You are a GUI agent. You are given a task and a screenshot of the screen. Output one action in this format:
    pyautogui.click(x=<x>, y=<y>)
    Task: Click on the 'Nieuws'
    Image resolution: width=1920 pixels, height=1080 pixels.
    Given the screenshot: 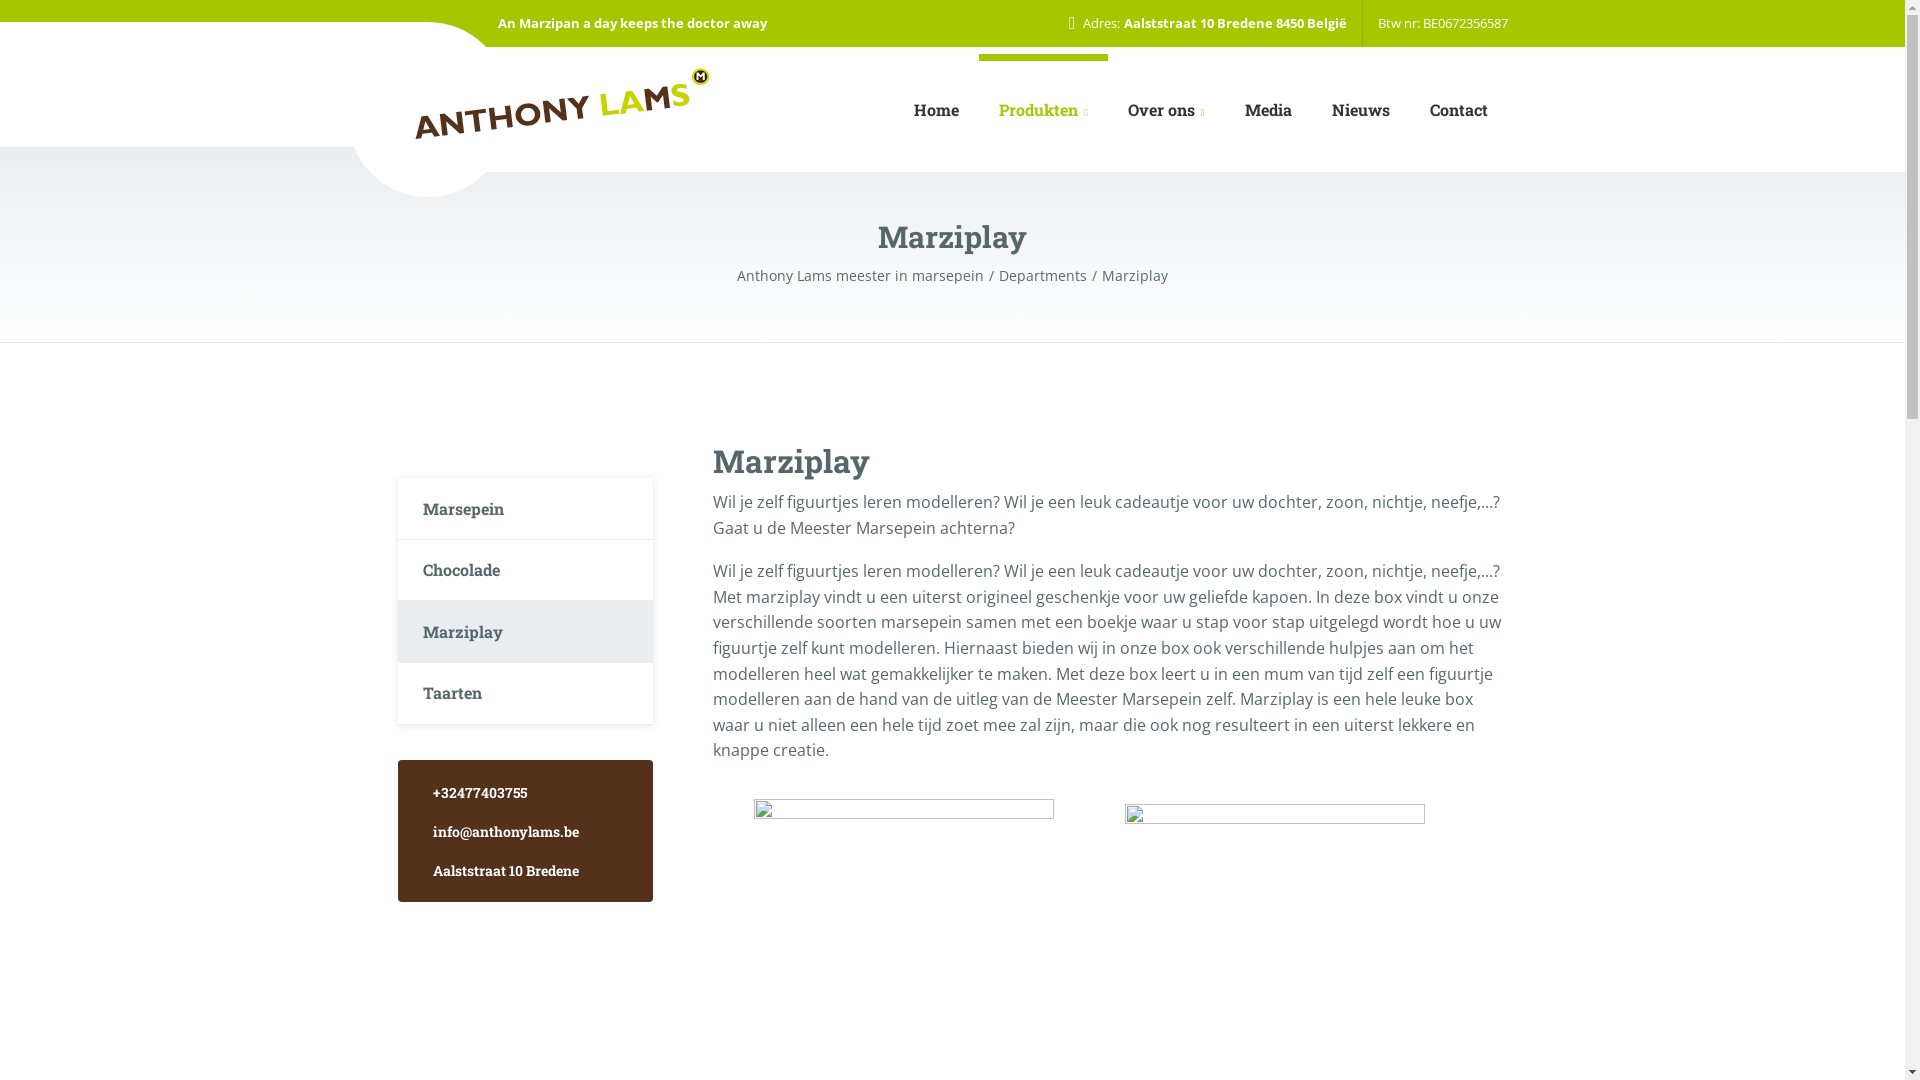 What is the action you would take?
    pyautogui.click(x=1360, y=110)
    